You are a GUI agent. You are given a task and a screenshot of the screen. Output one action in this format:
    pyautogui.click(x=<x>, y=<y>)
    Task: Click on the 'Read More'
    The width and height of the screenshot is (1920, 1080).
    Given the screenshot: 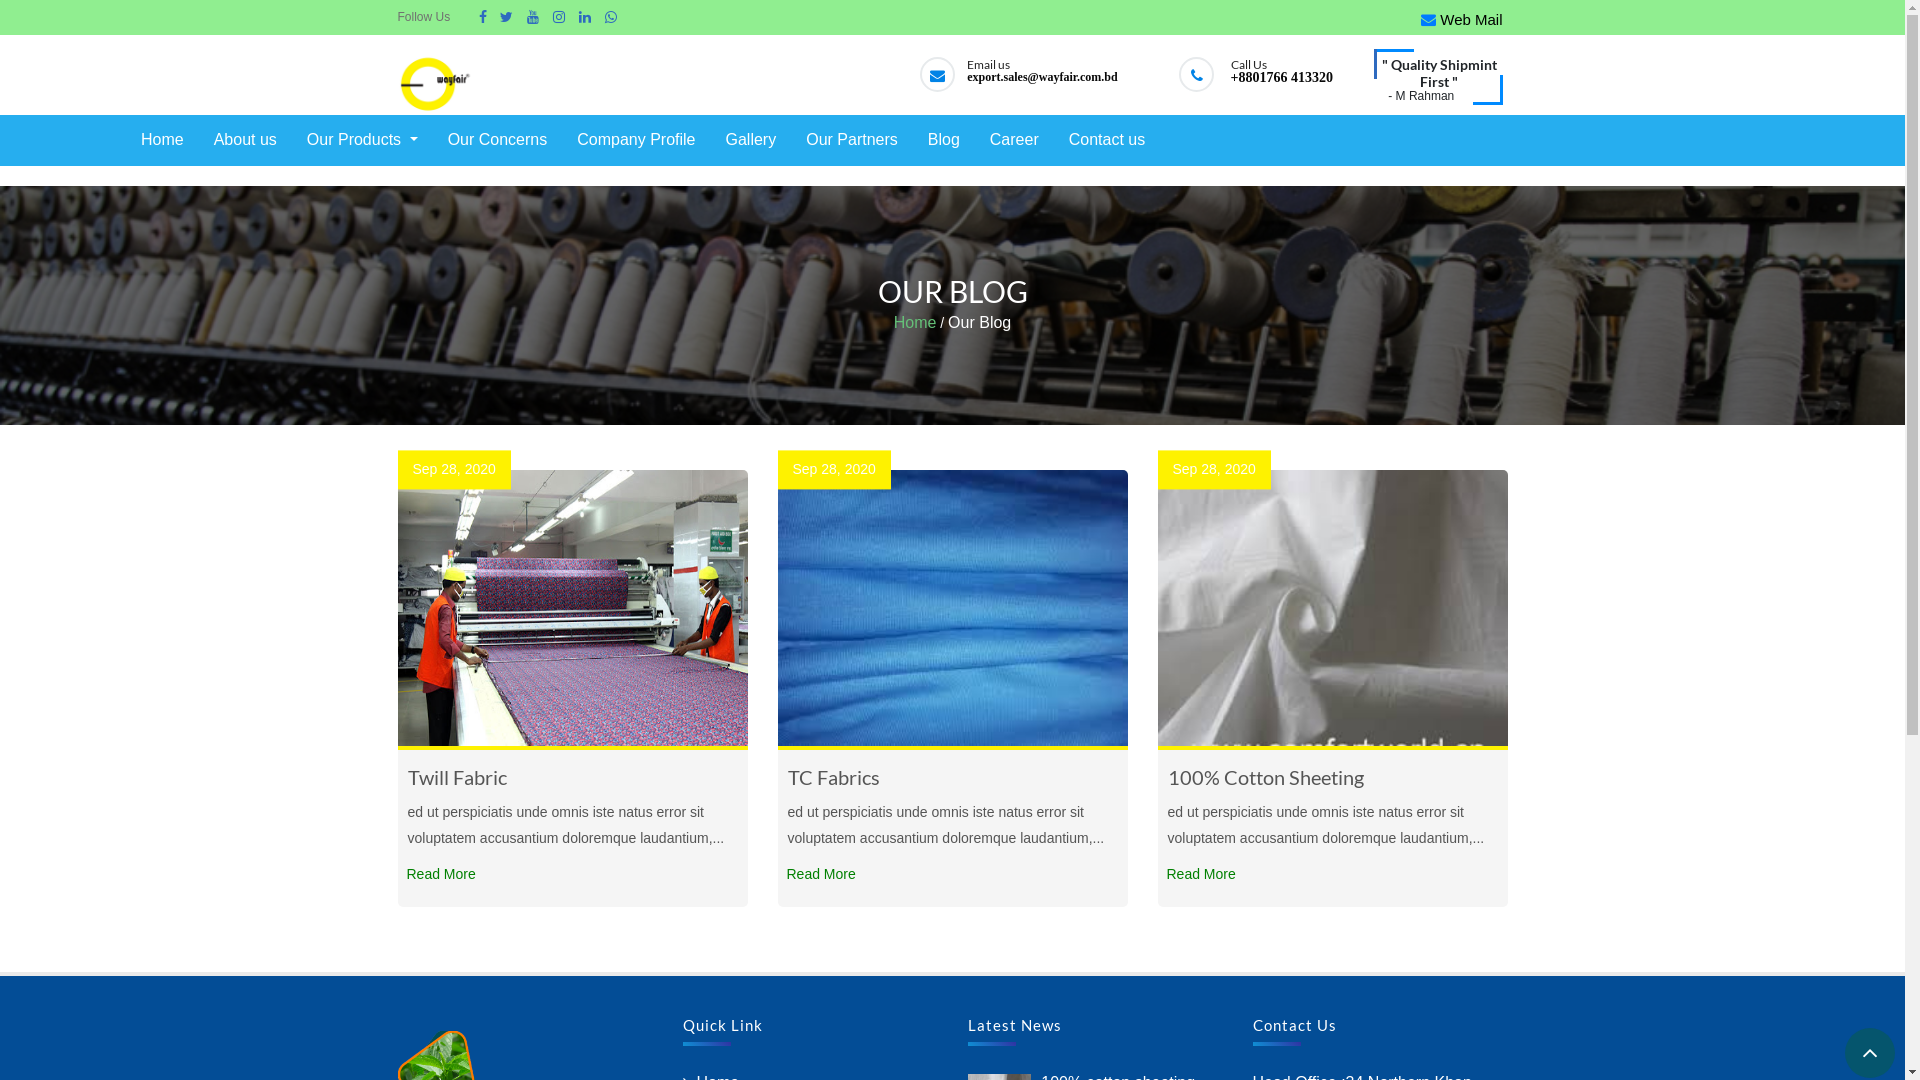 What is the action you would take?
    pyautogui.click(x=1200, y=873)
    